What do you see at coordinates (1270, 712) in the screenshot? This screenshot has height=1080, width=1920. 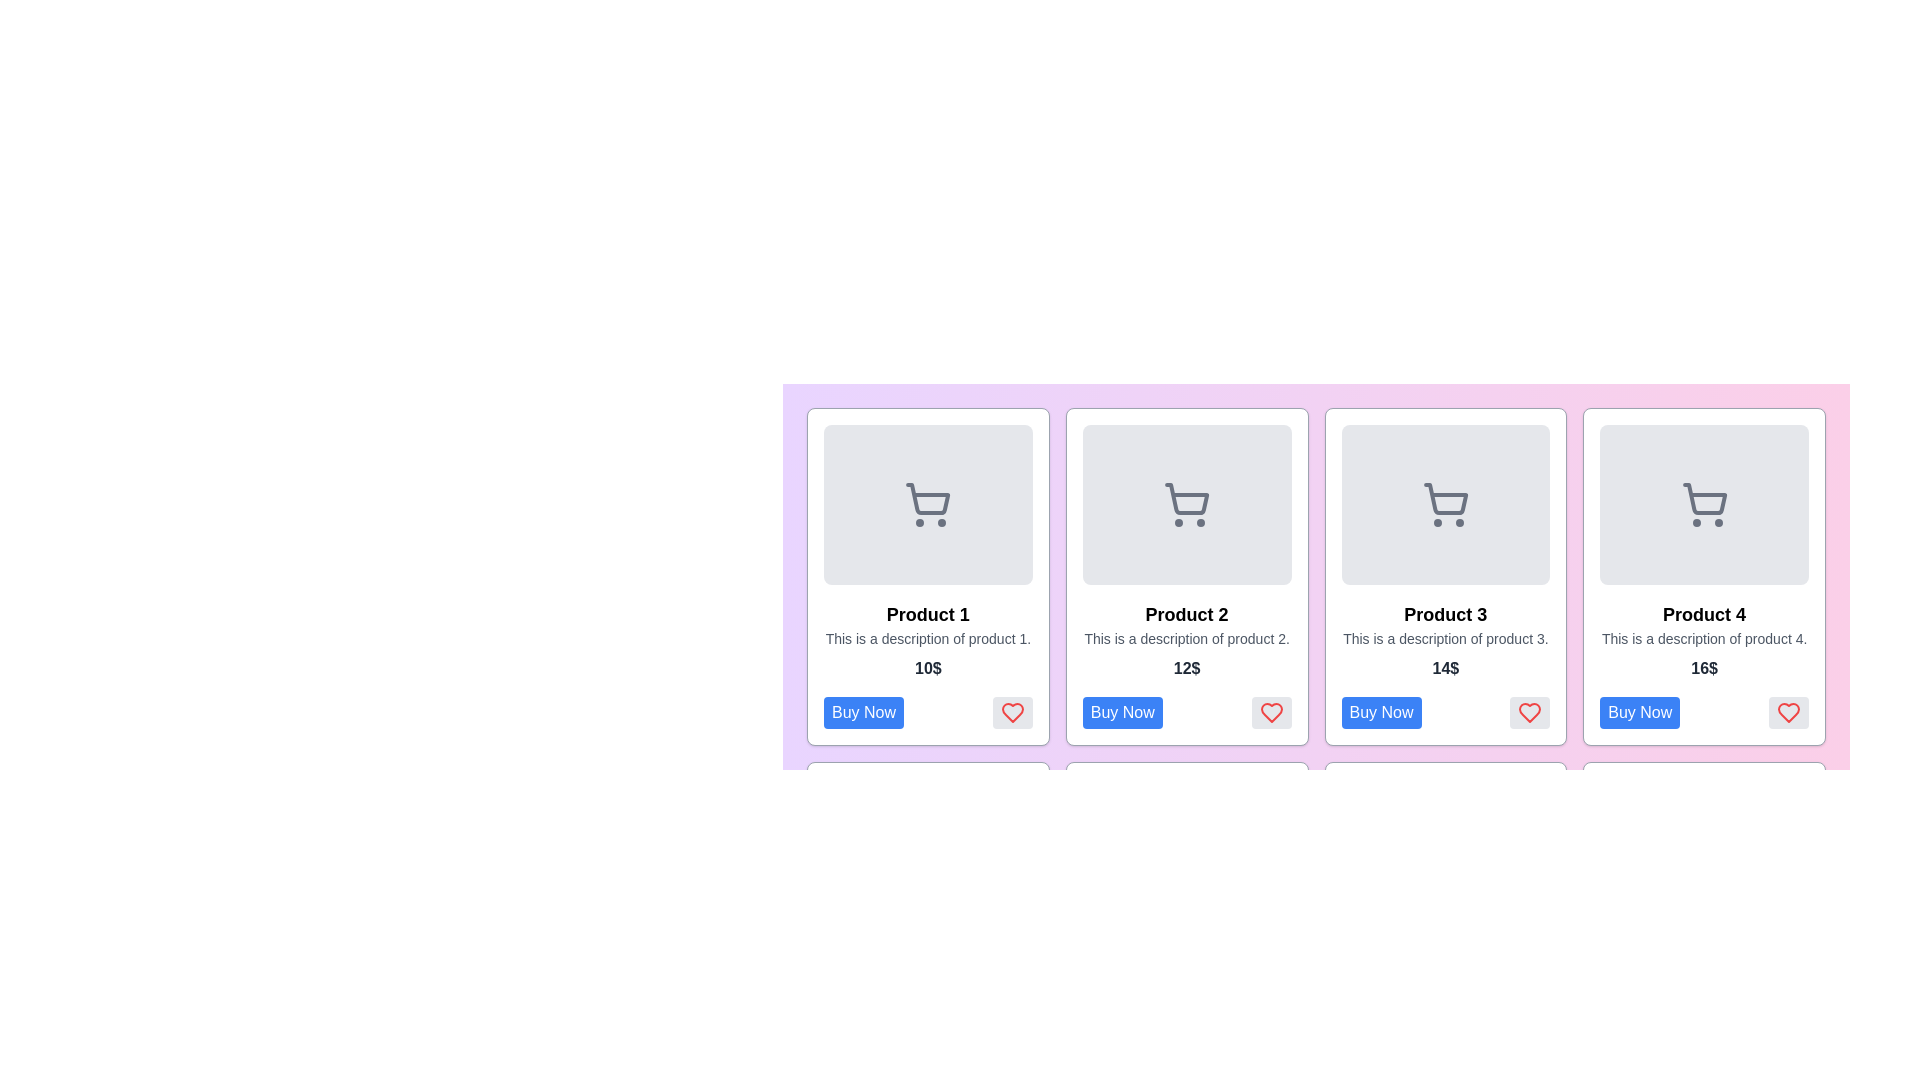 I see `the 'Like' or 'Favorite' button icon located in the Product 2 card, positioned directly under the price text and to the right of the blue 'Buy Now' button` at bounding box center [1270, 712].